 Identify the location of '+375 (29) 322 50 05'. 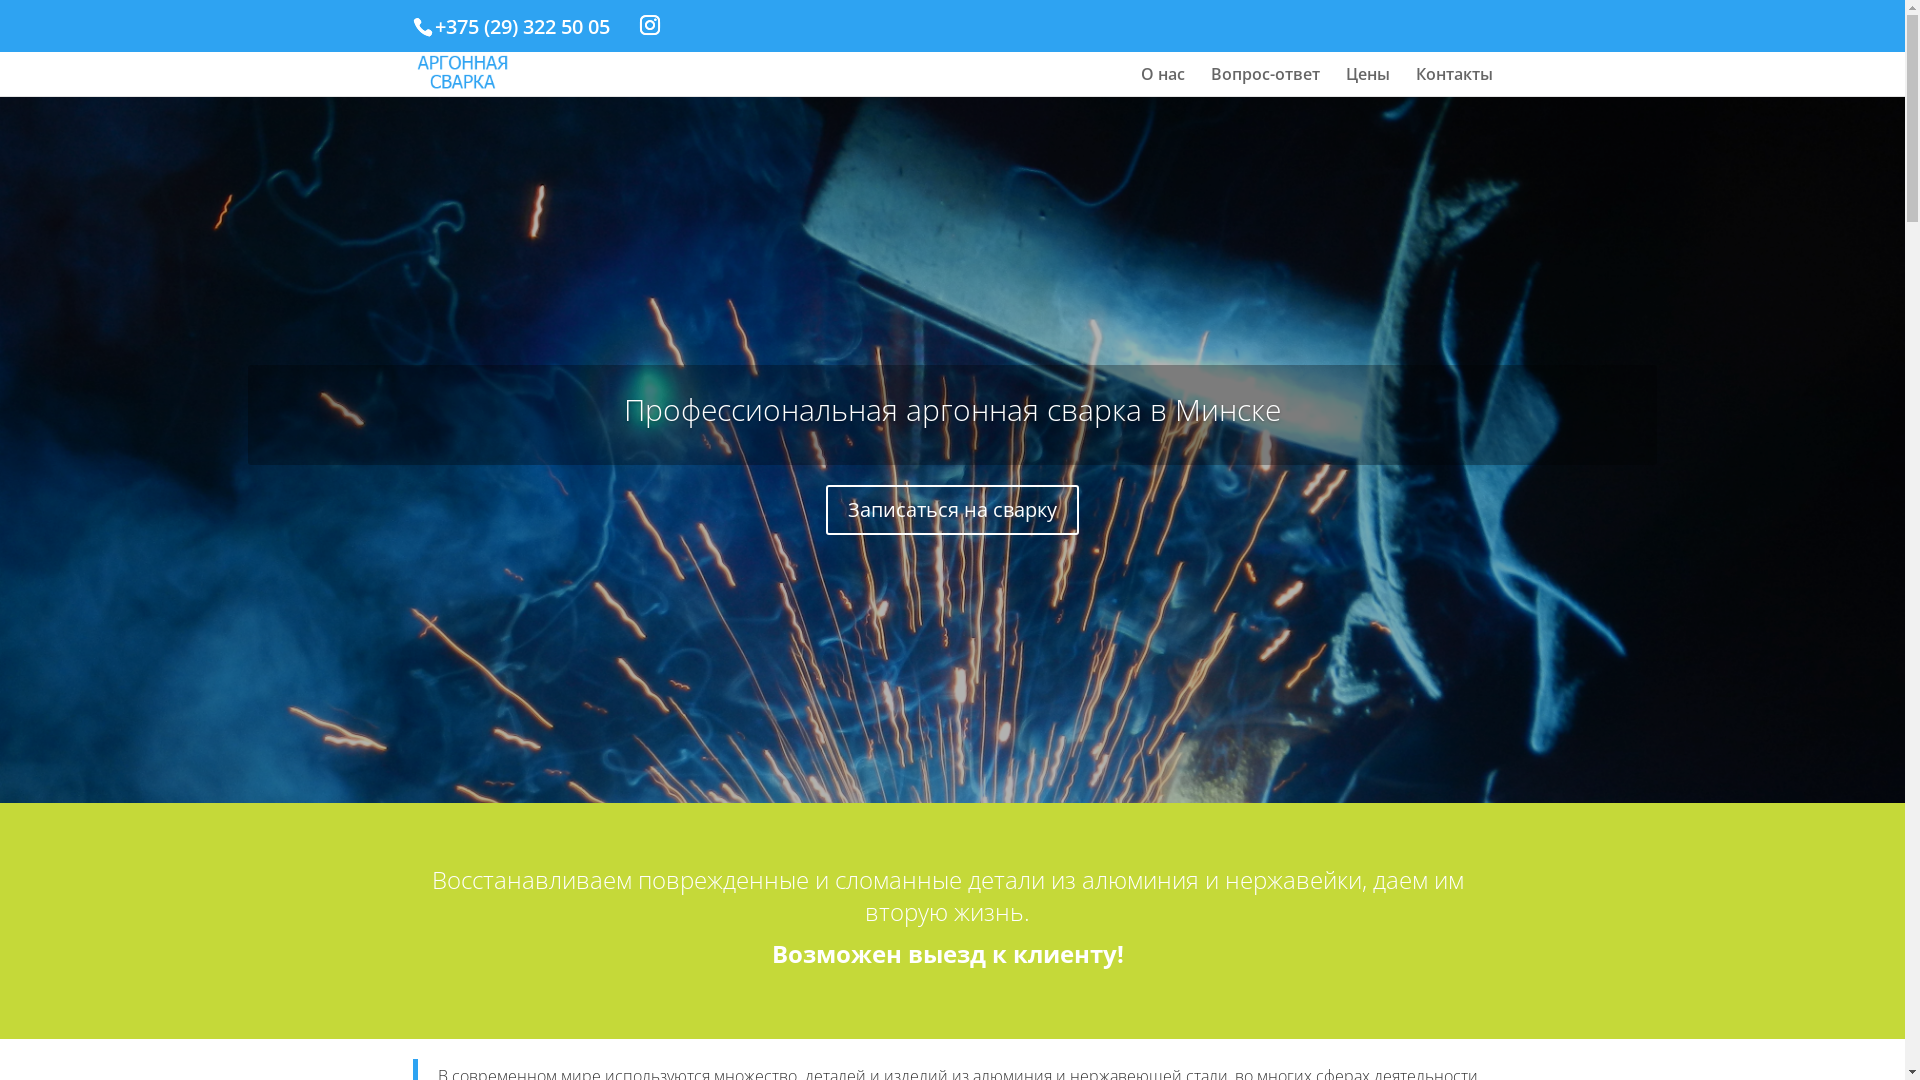
(521, 26).